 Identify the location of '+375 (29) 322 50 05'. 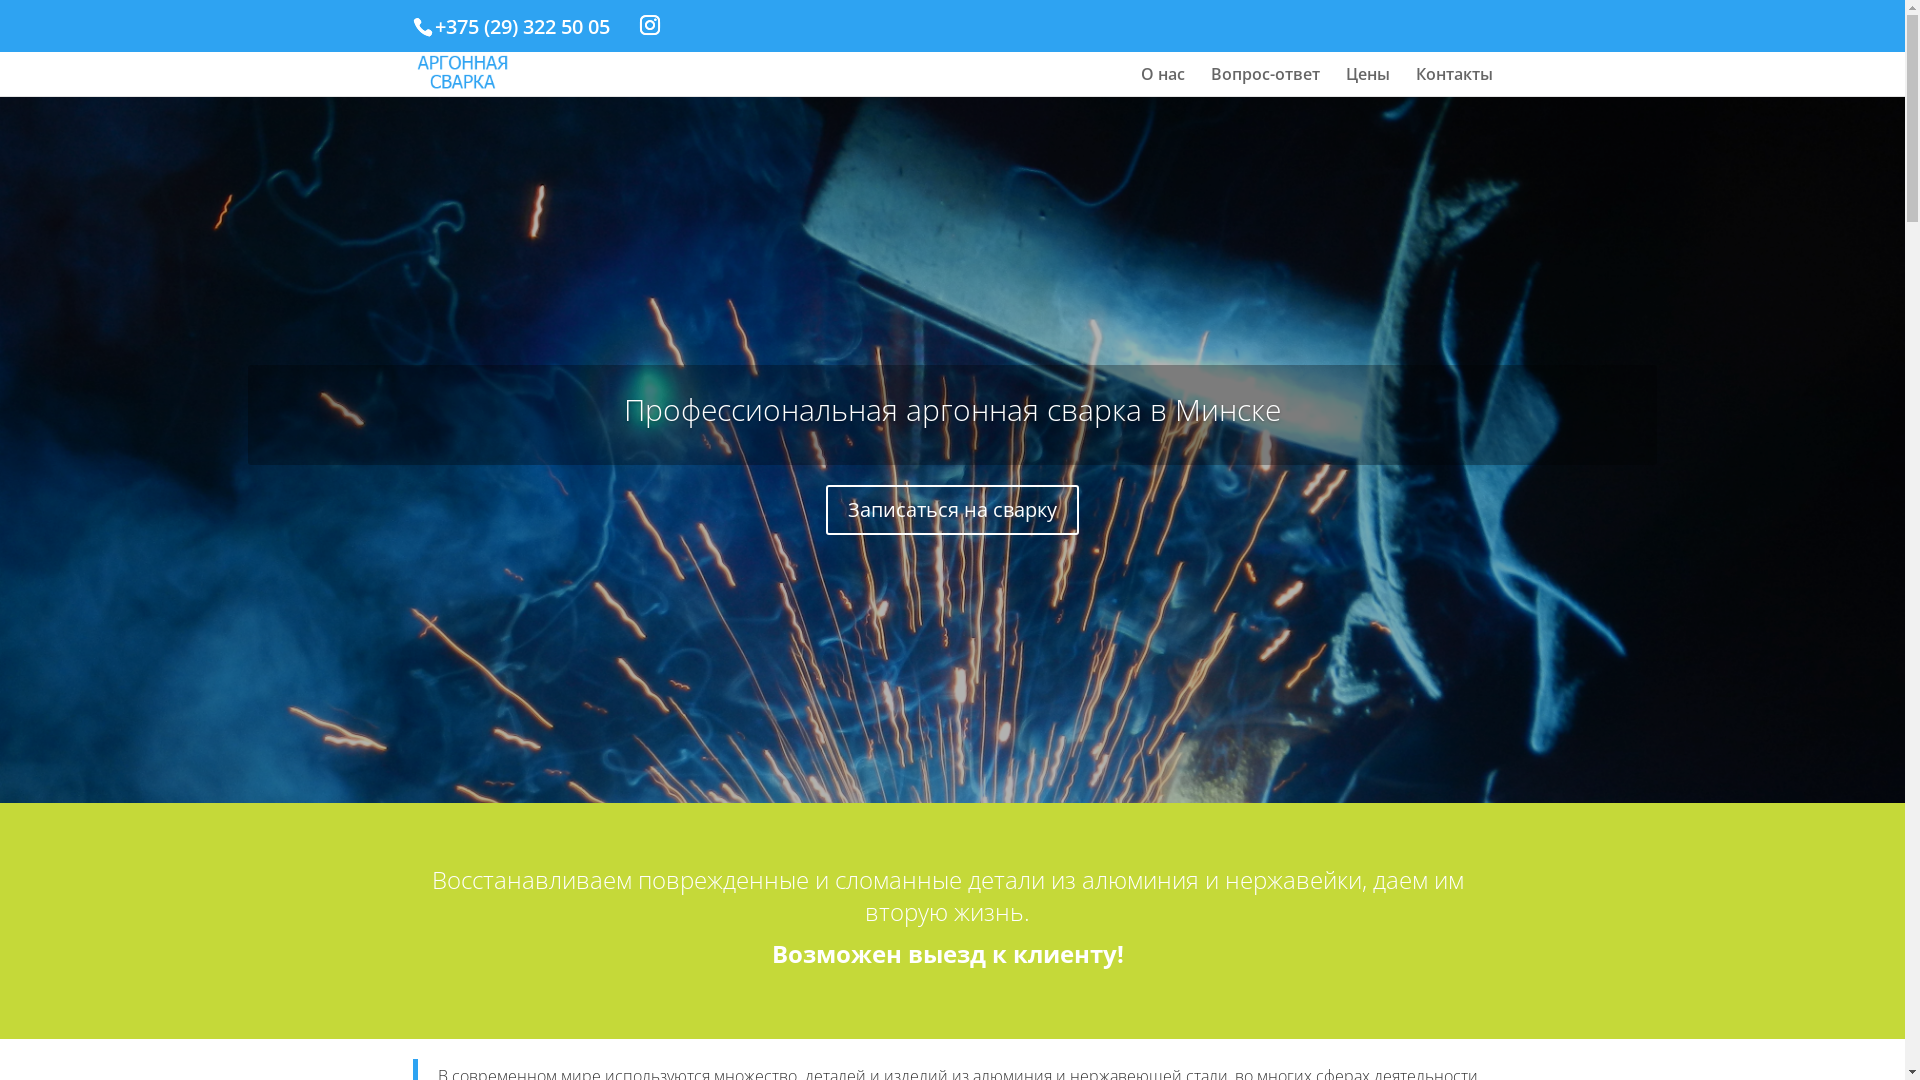
(521, 26).